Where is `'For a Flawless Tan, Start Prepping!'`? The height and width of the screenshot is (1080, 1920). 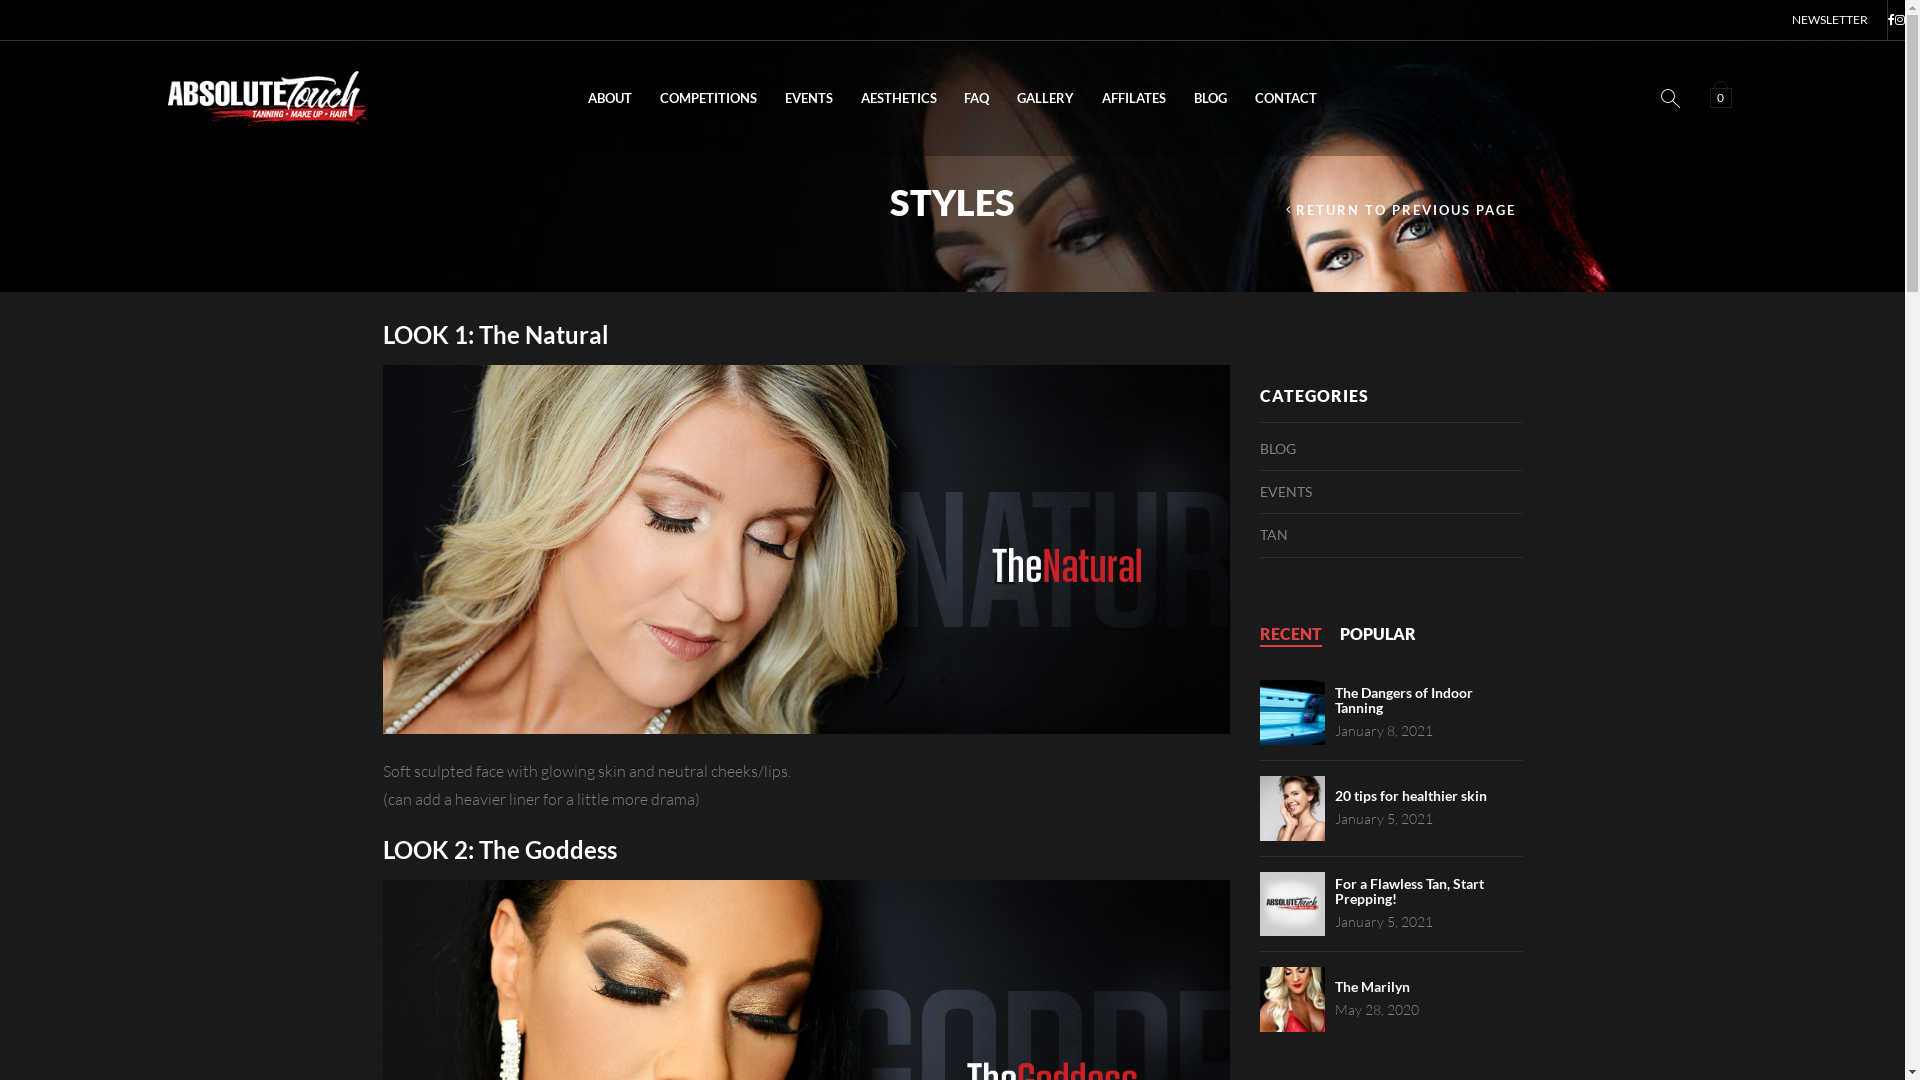 'For a Flawless Tan, Start Prepping!' is located at coordinates (1408, 890).